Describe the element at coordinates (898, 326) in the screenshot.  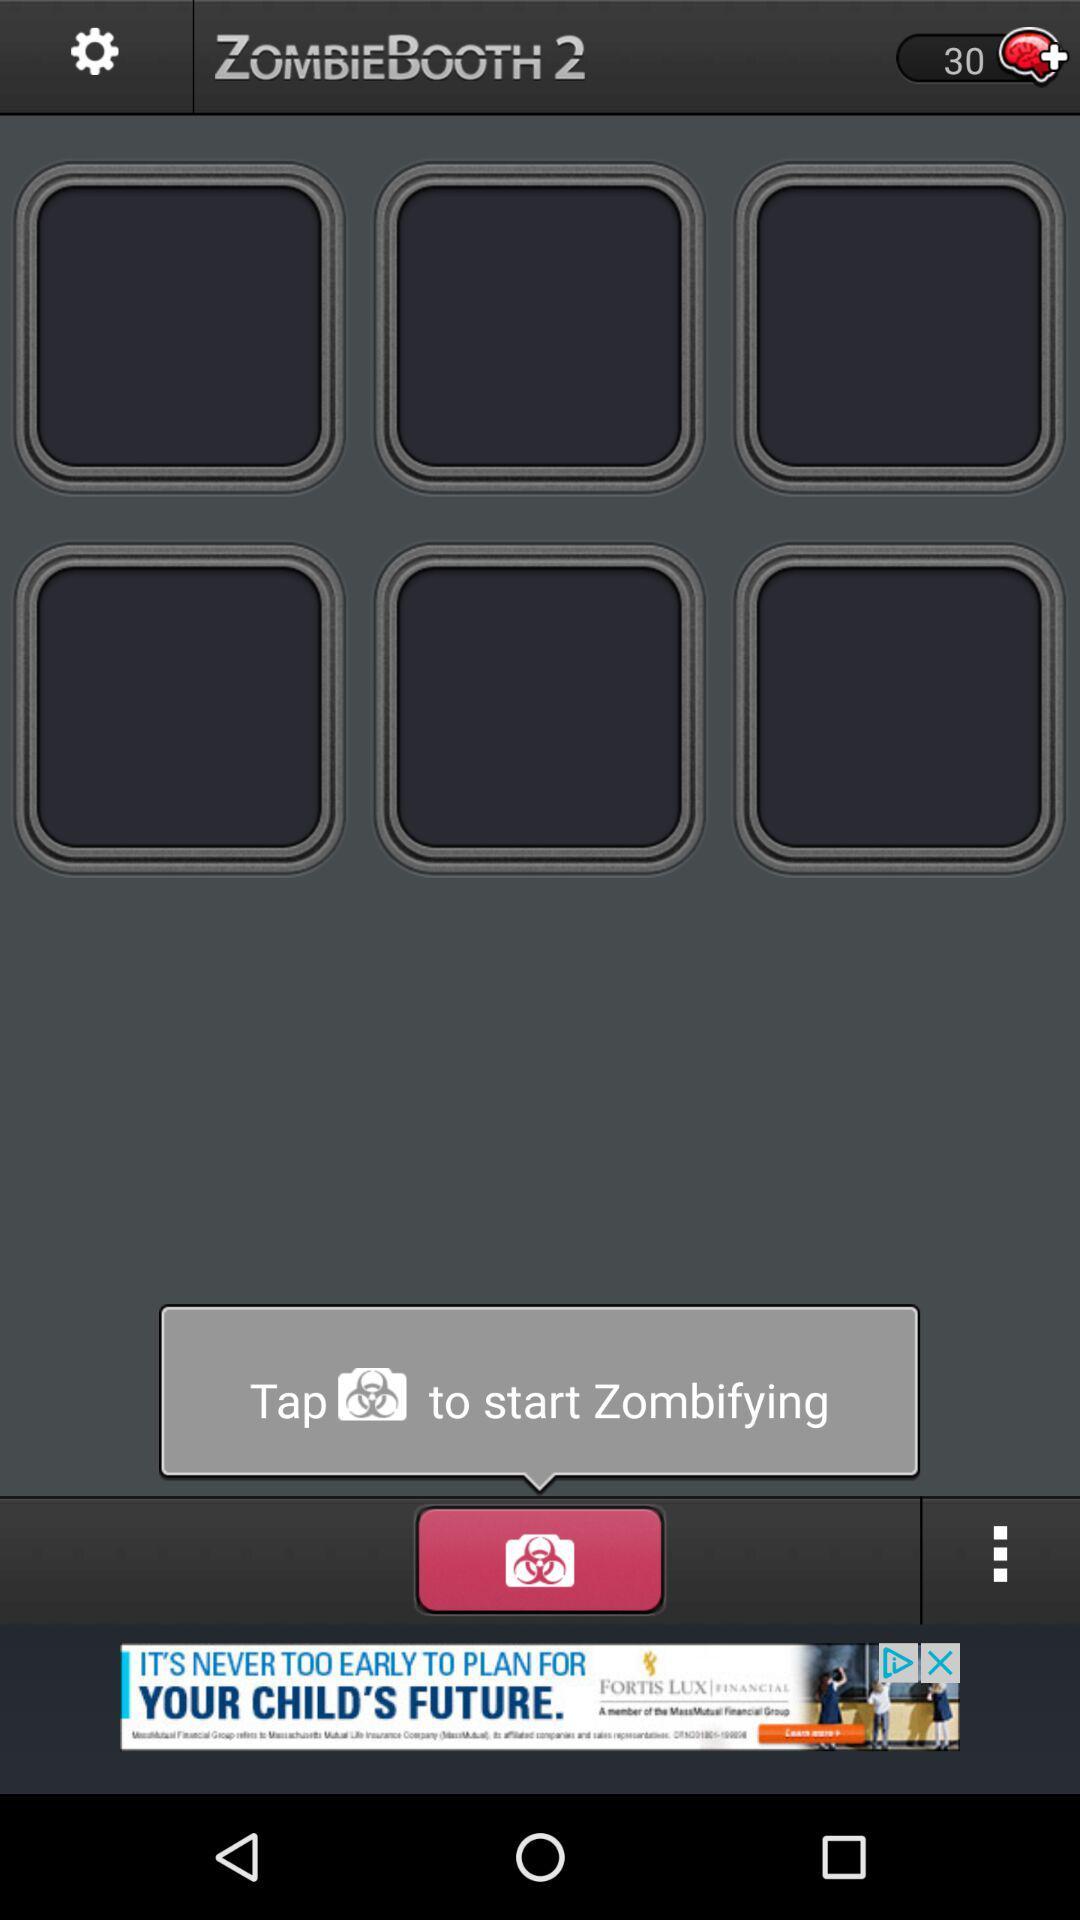
I see `new pega` at that location.